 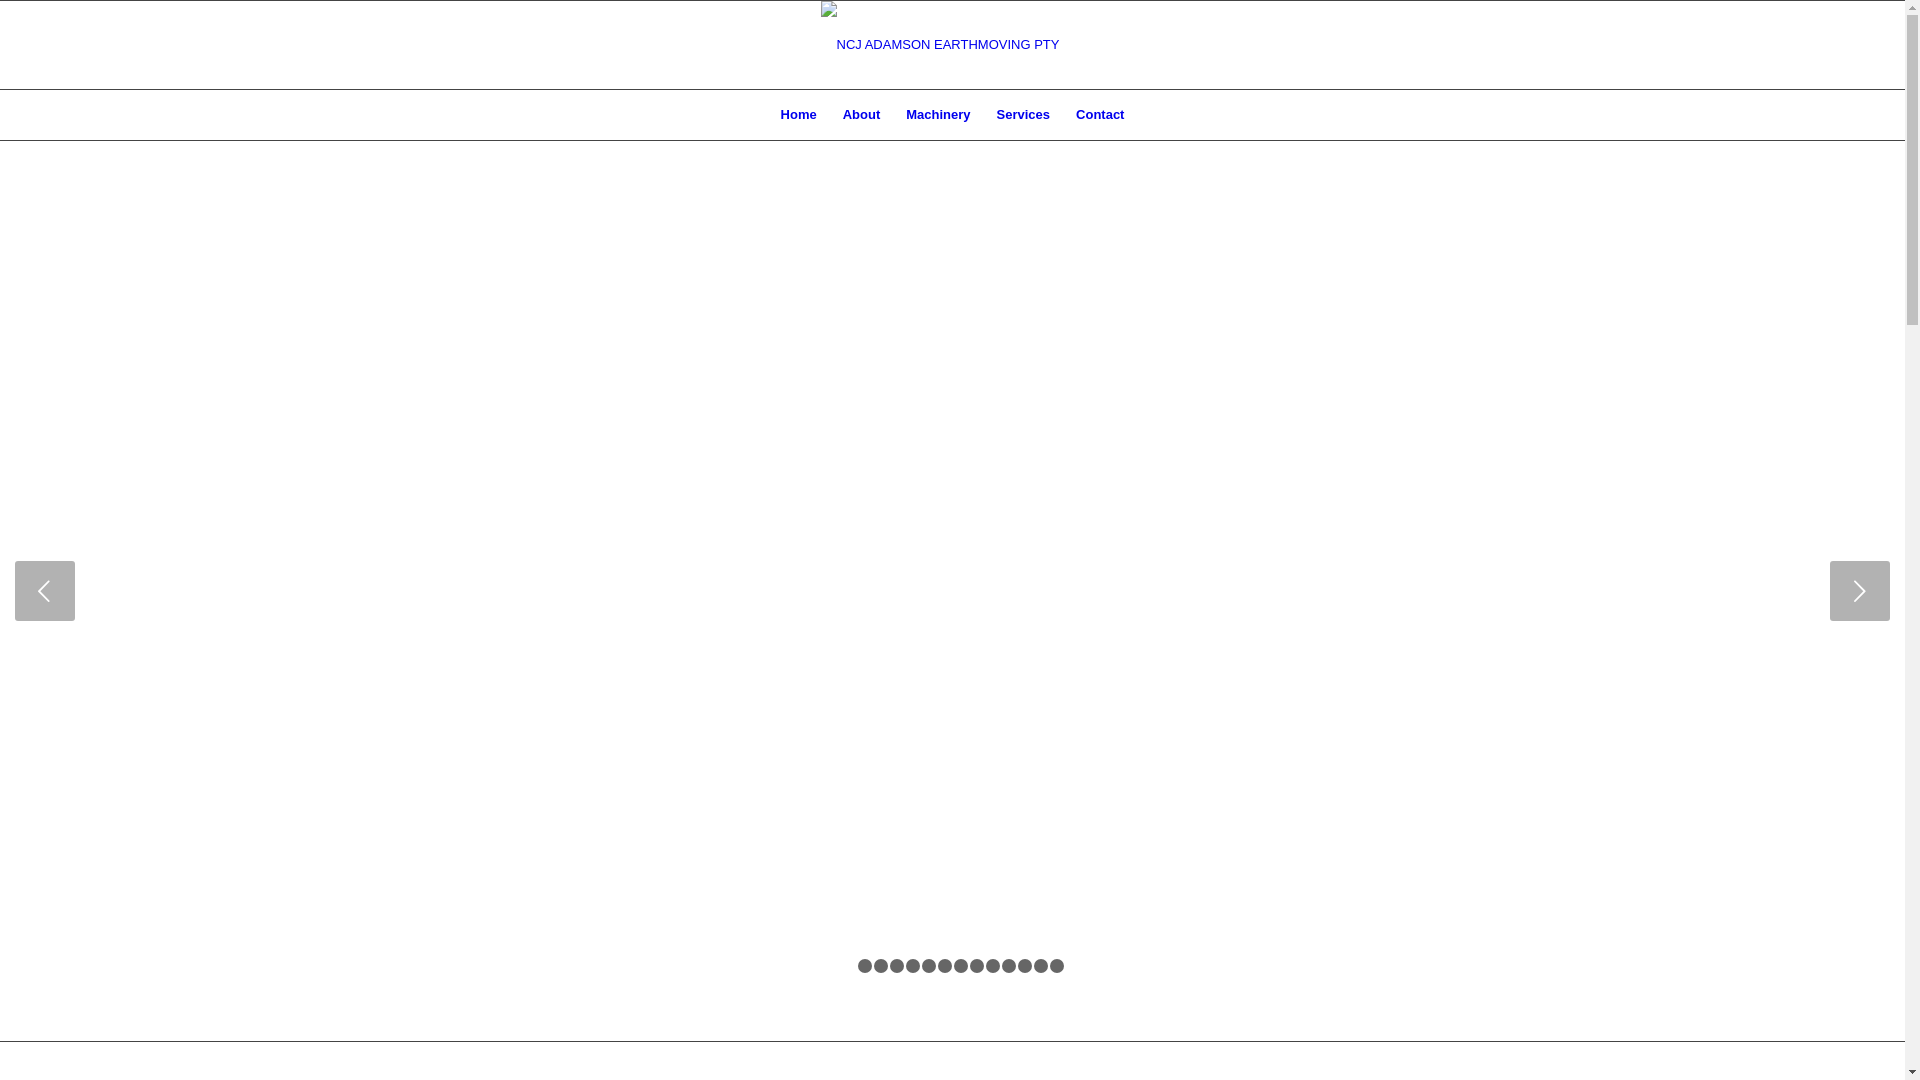 What do you see at coordinates (1829, 589) in the screenshot?
I see `'Next'` at bounding box center [1829, 589].